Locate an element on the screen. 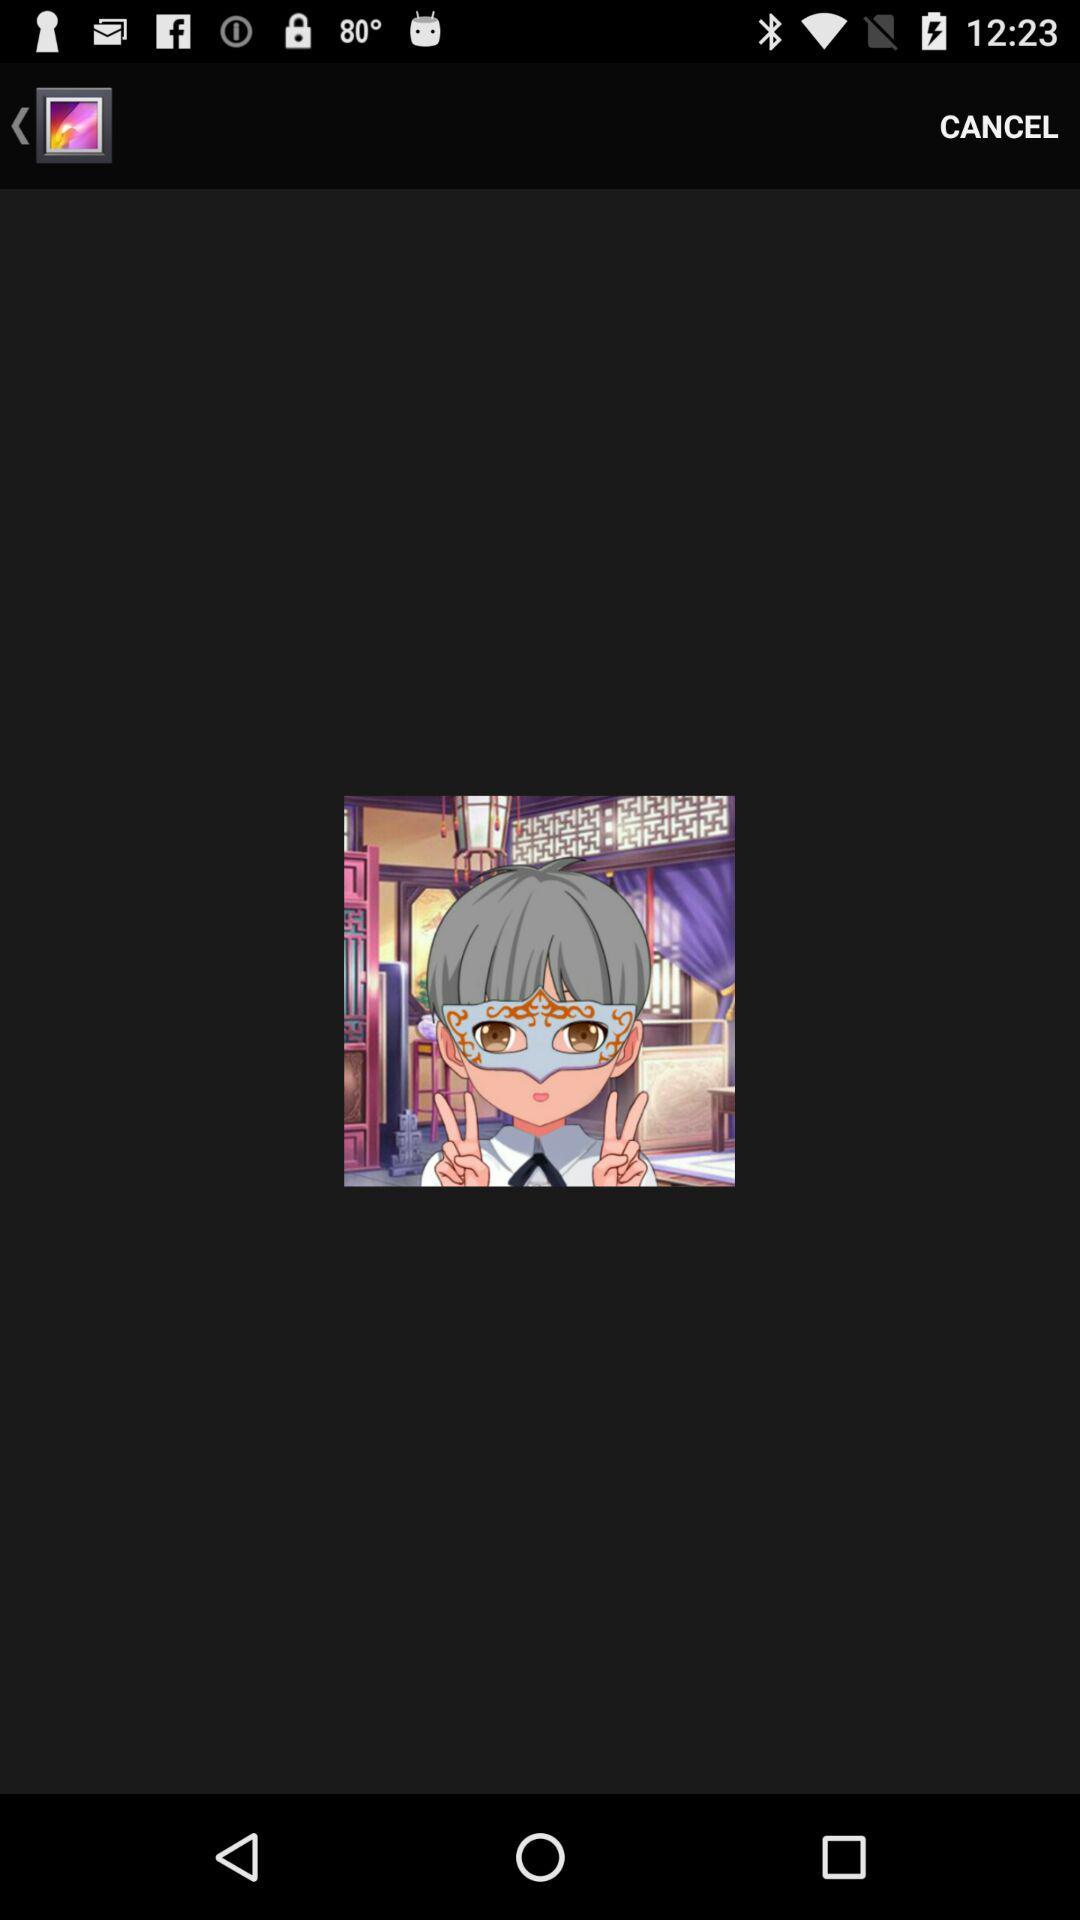  the item at the top right corner is located at coordinates (999, 124).